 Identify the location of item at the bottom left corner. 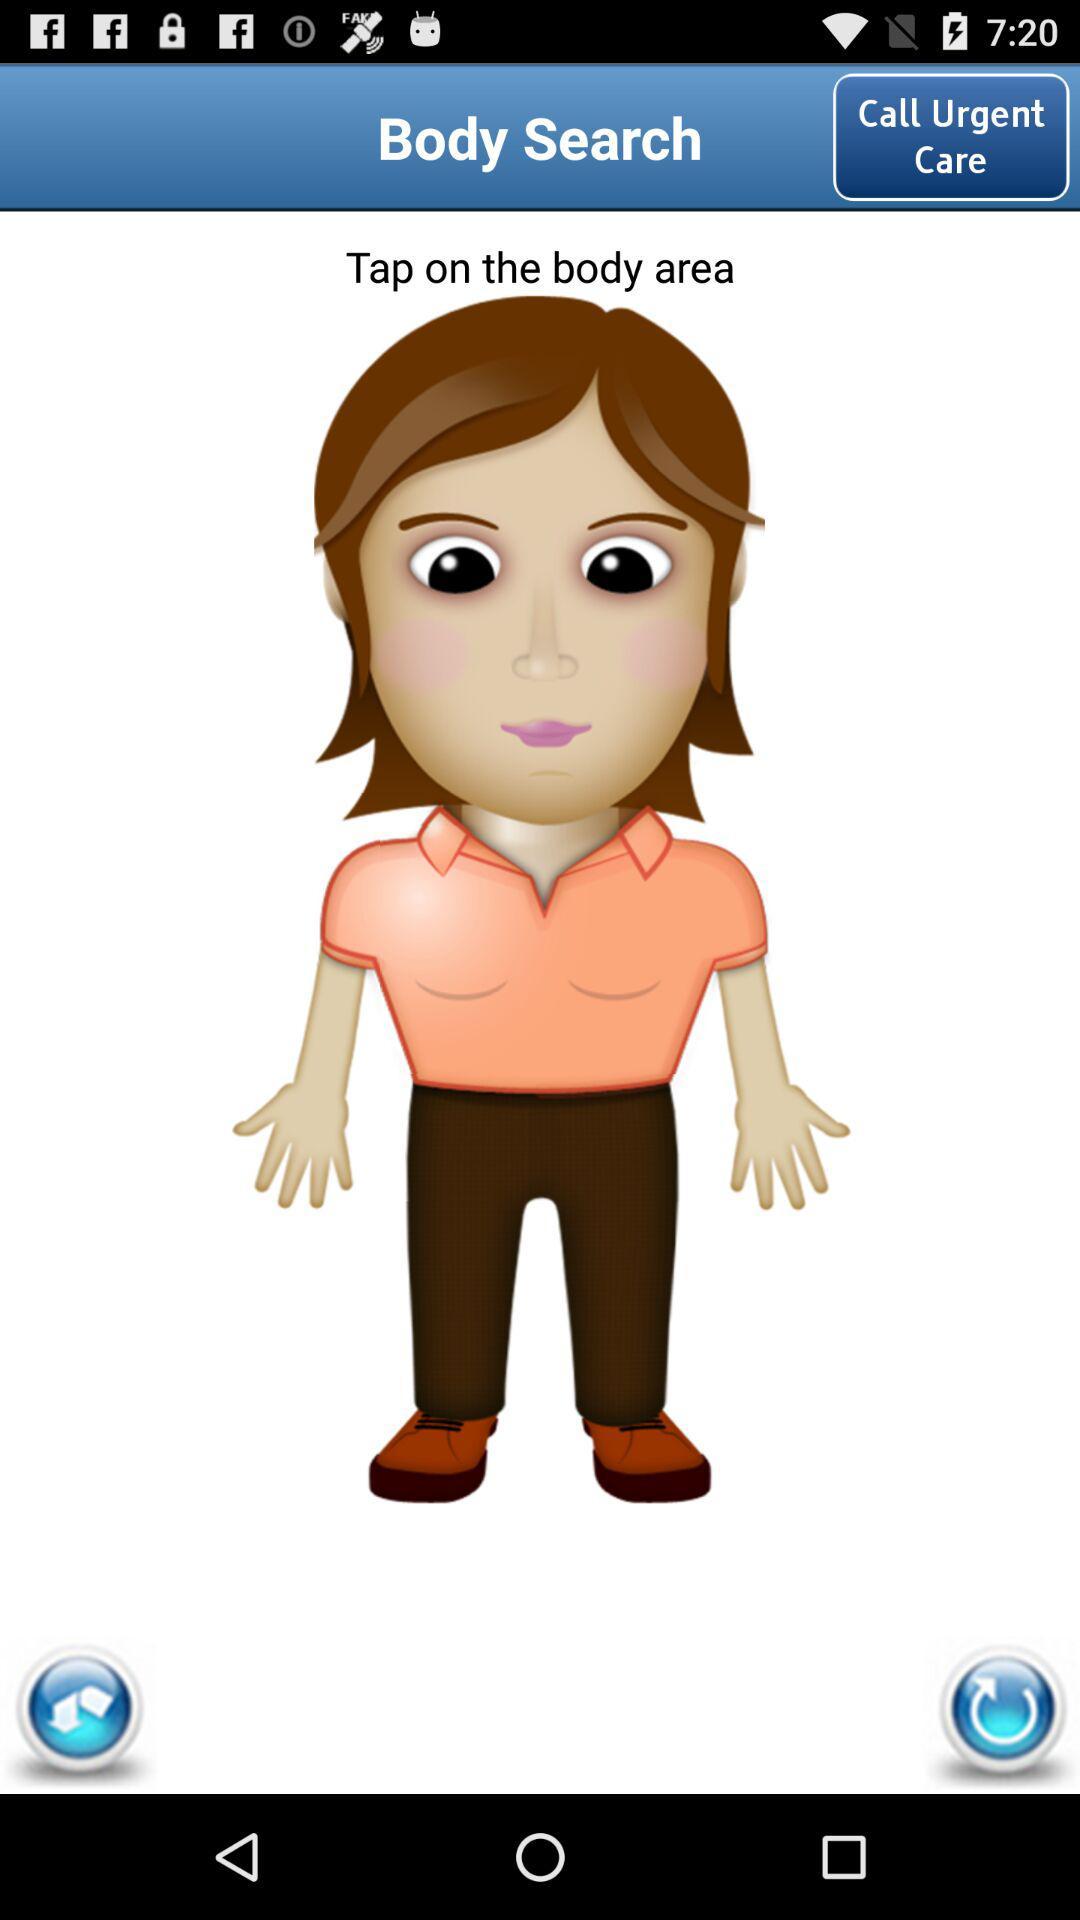
(77, 1714).